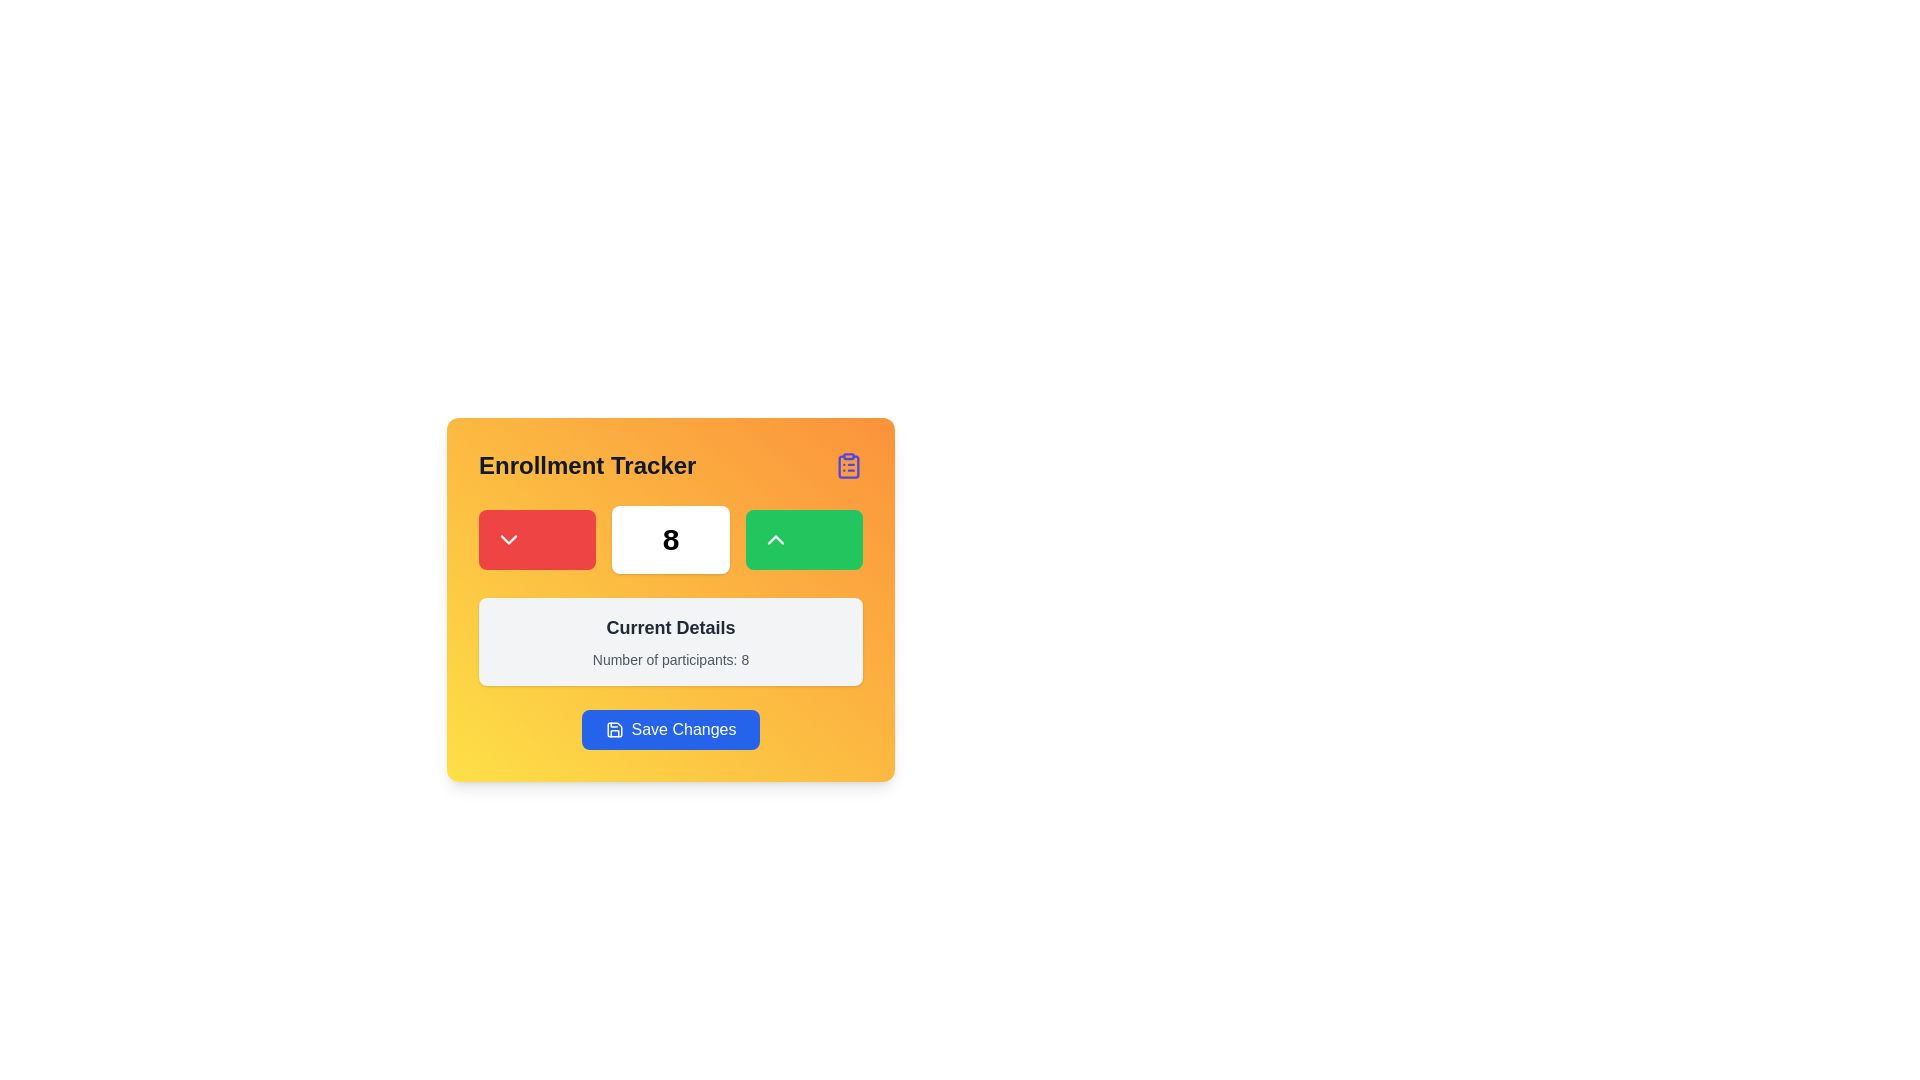 This screenshot has width=1920, height=1080. What do you see at coordinates (613, 729) in the screenshot?
I see `the save icon located in the top-right corner of the interface, adjacent to the title text 'Enrollment Tracker'` at bounding box center [613, 729].